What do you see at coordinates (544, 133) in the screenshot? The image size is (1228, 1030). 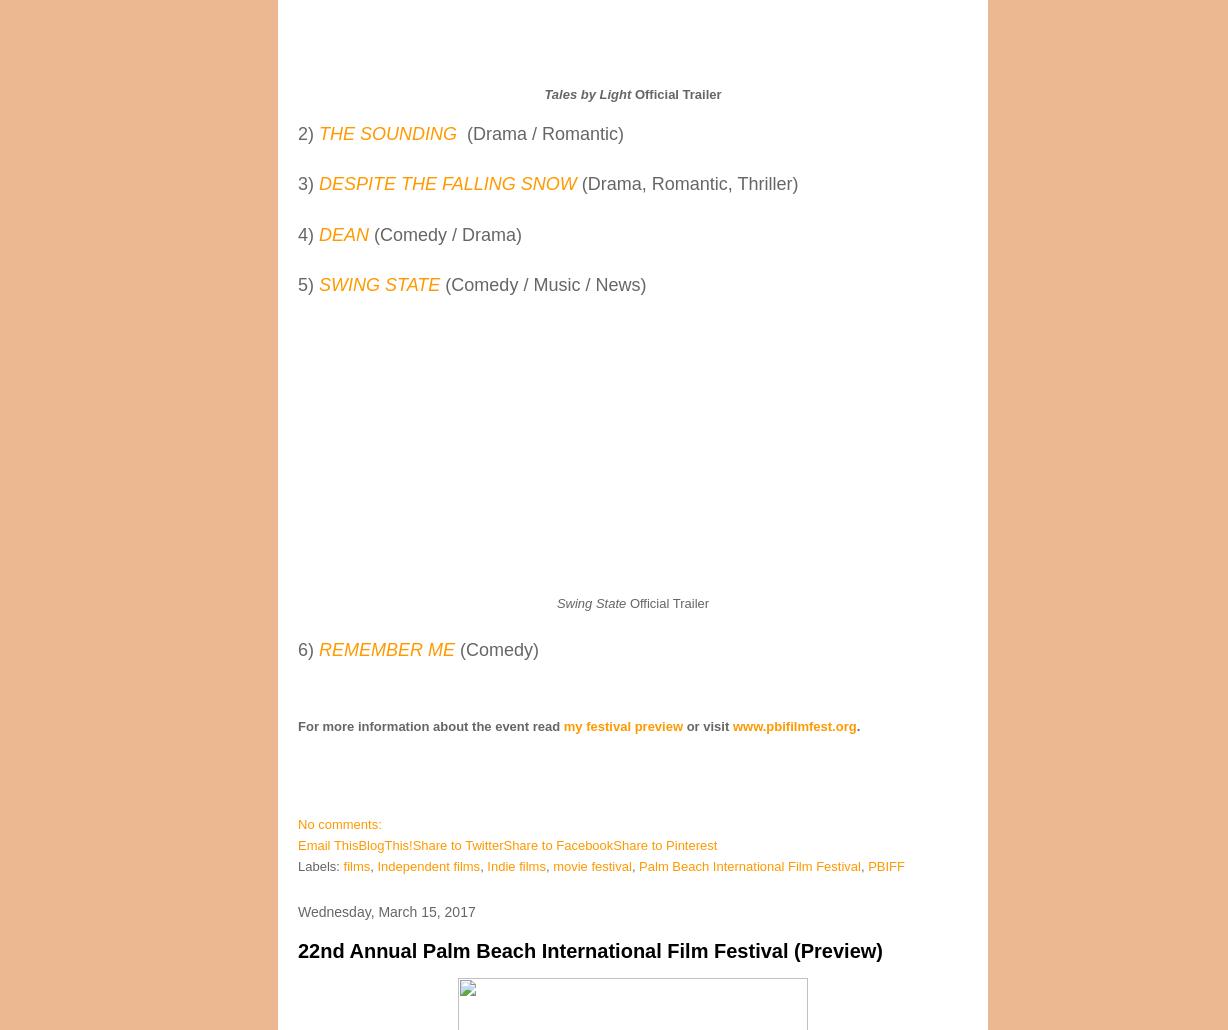 I see `'(Drama / Romantic)'` at bounding box center [544, 133].